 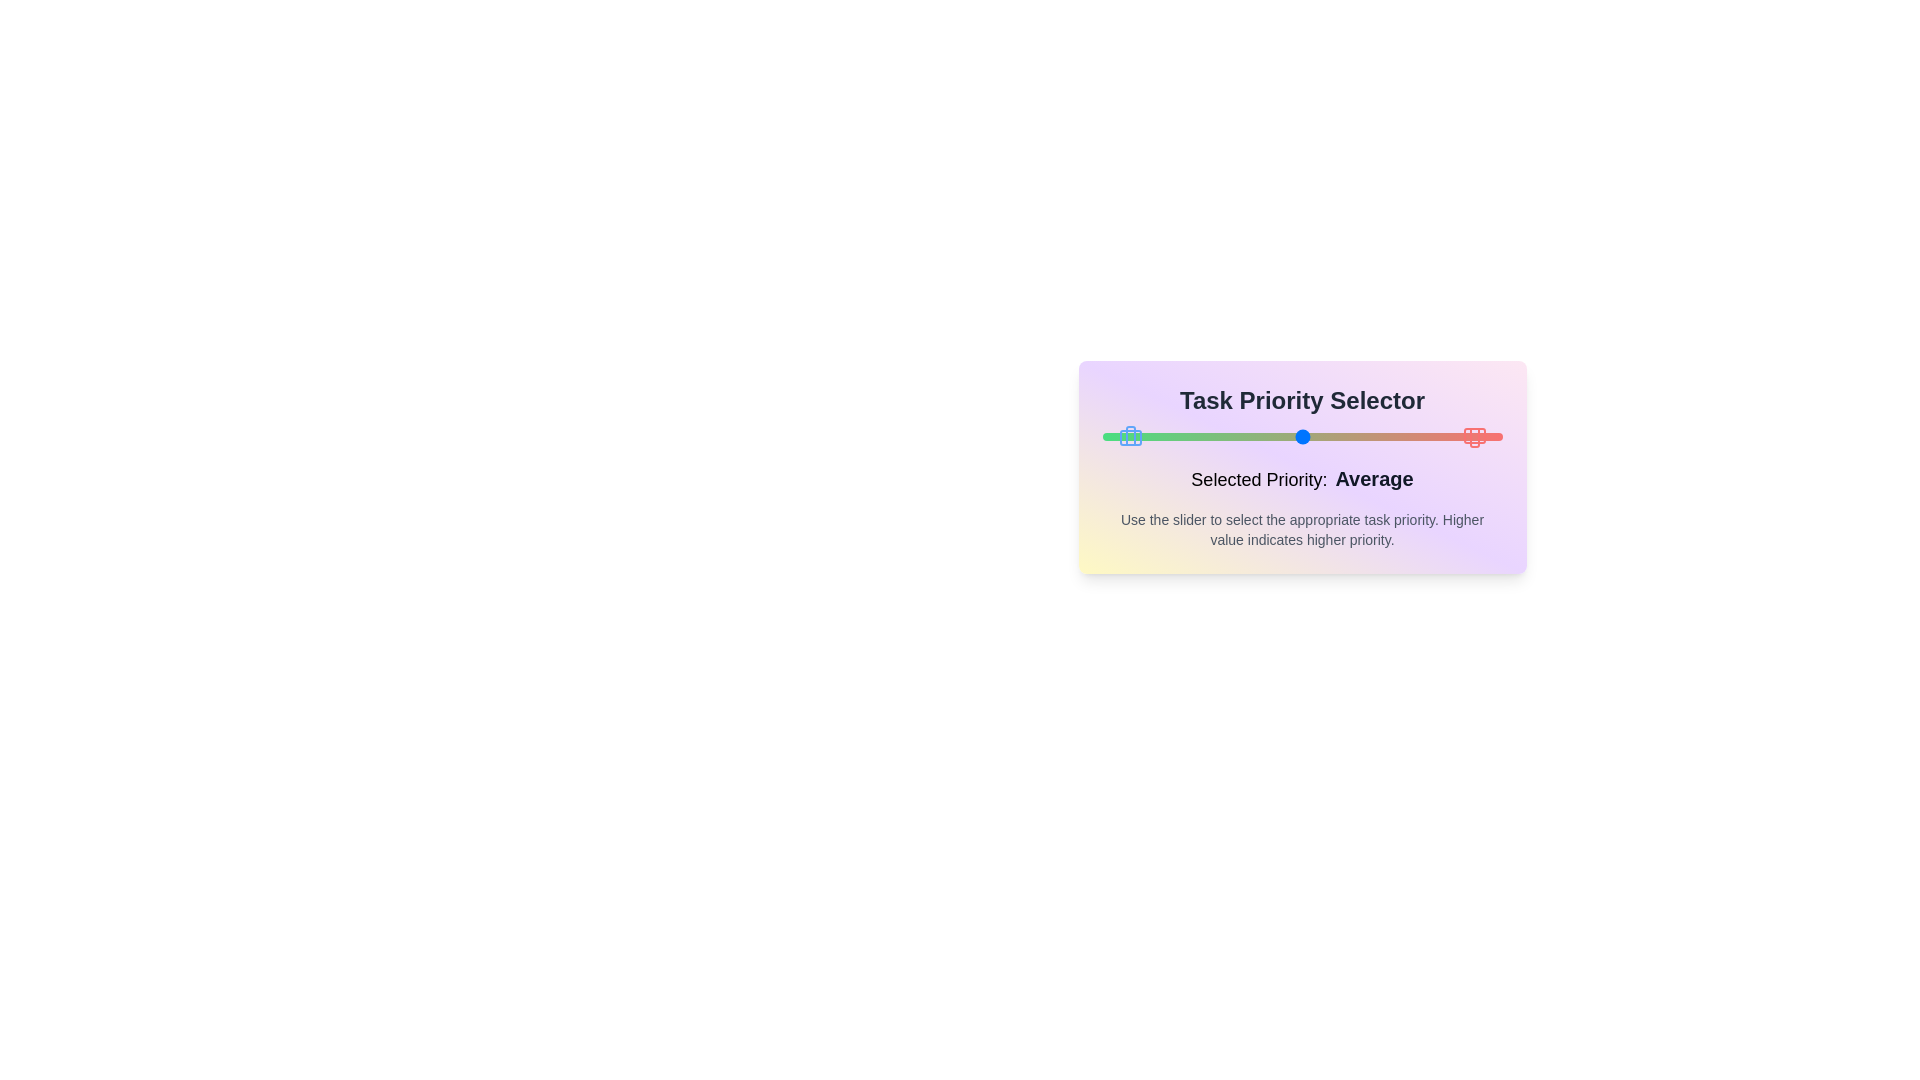 What do you see at coordinates (1302, 435) in the screenshot?
I see `the slider to set the priority to 3` at bounding box center [1302, 435].